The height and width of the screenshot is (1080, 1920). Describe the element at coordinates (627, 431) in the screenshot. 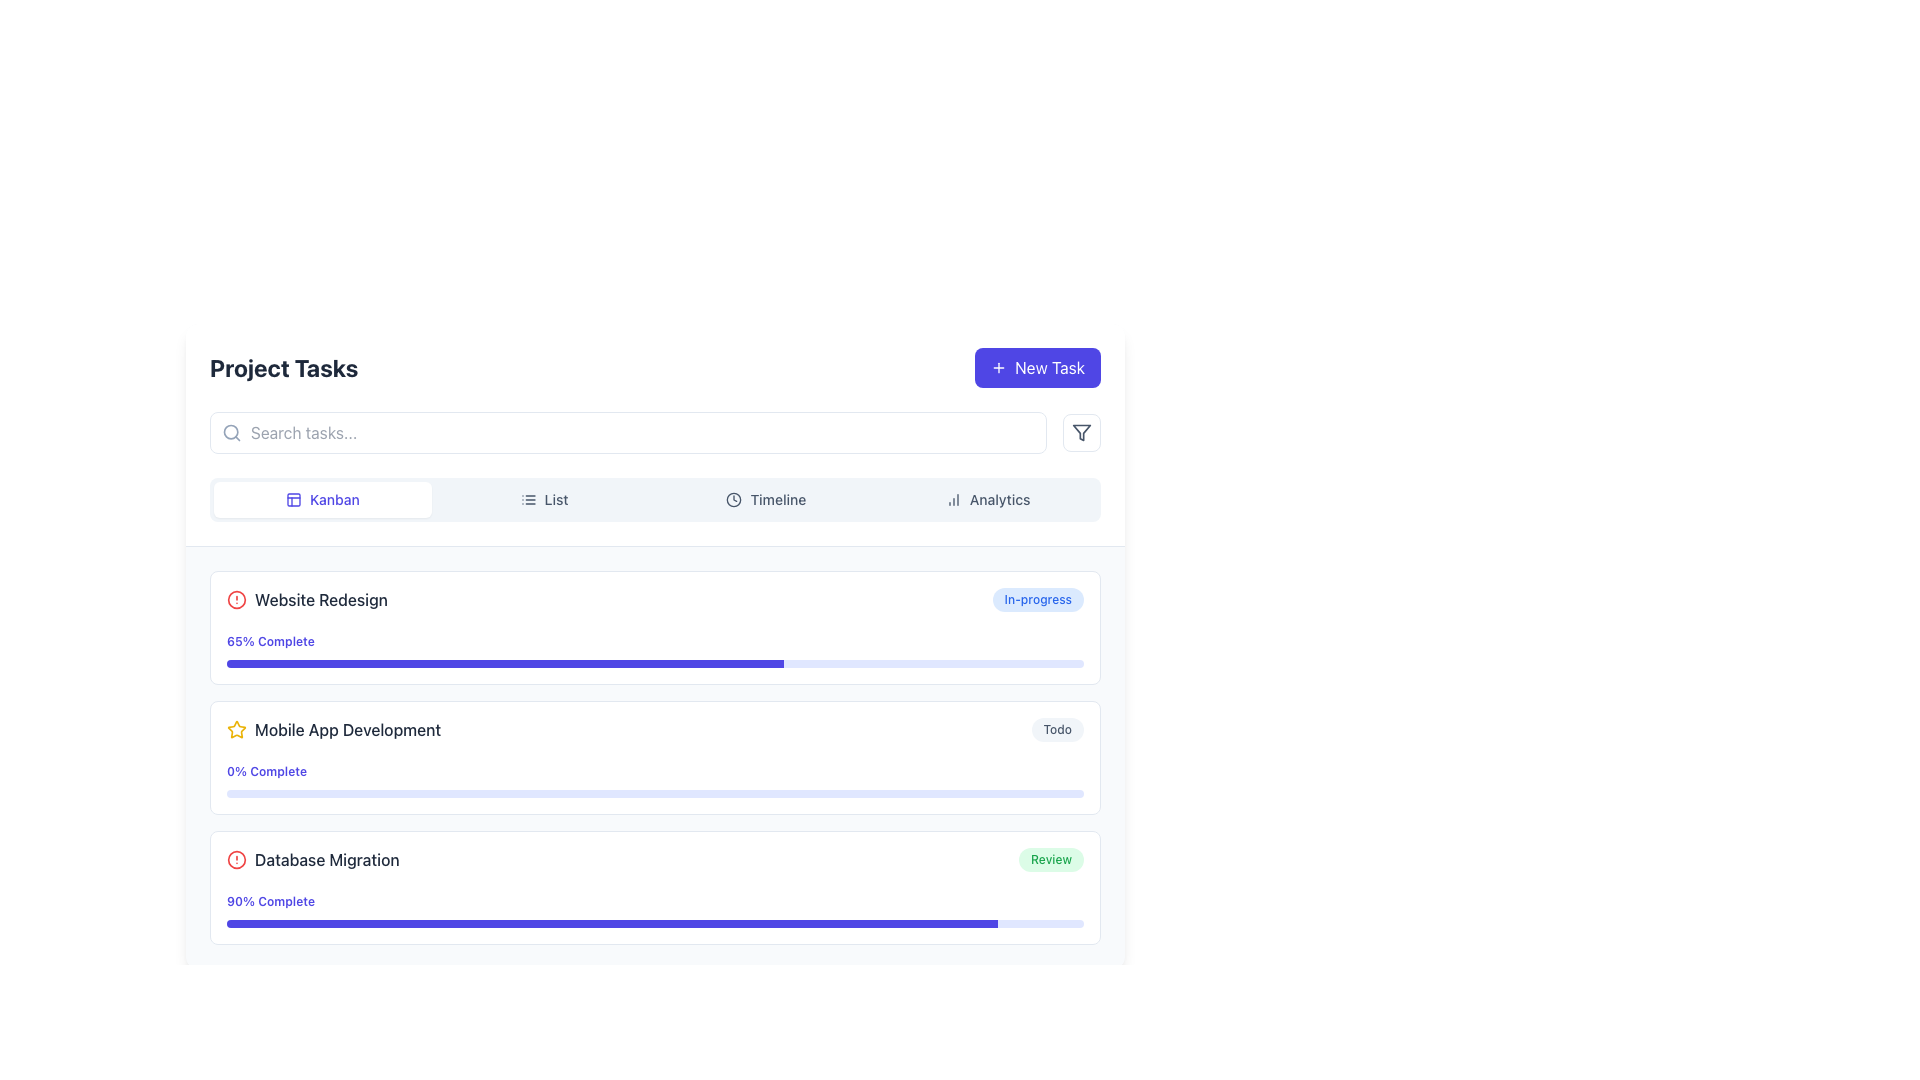

I see `the search bar located below the 'Project Tasks' title to focus input` at that location.